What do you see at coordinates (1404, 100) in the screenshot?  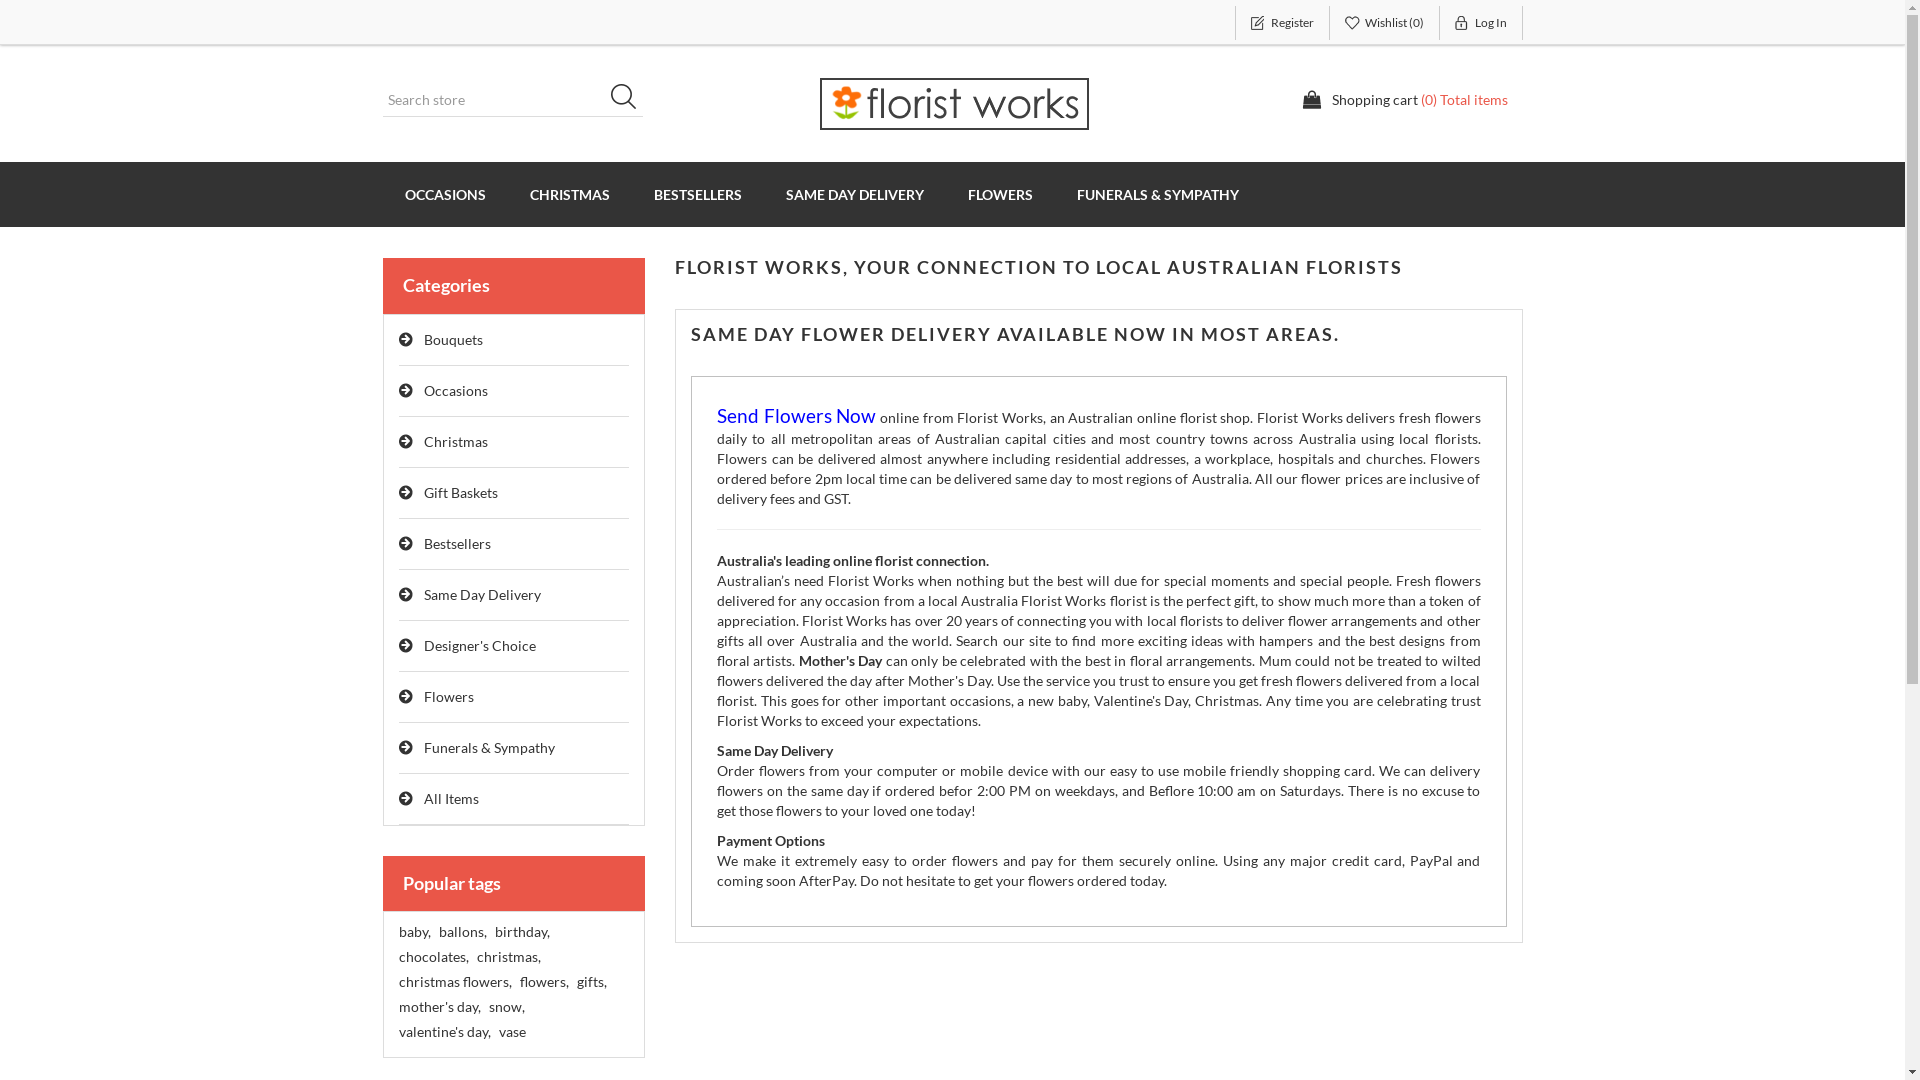 I see `'Shopping cart (0) Total items'` at bounding box center [1404, 100].